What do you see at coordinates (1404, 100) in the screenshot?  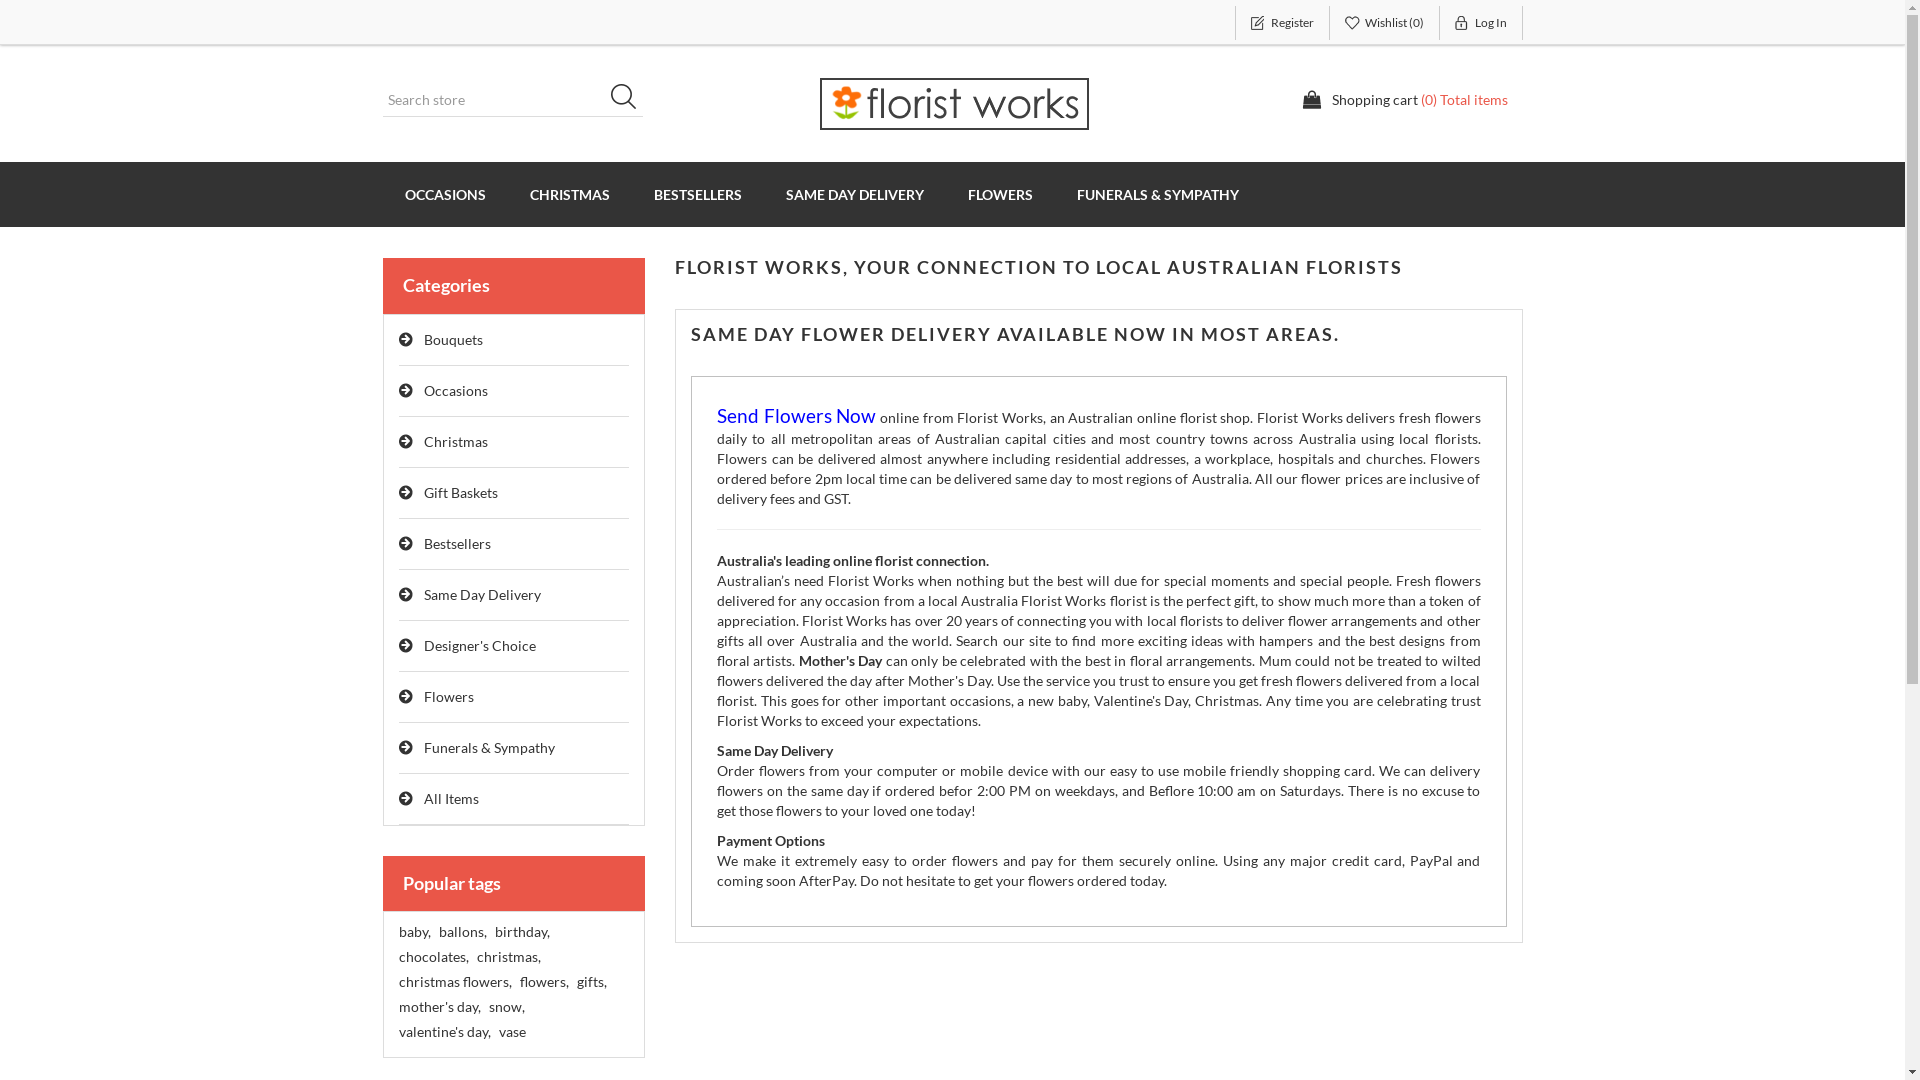 I see `'Shopping cart (0) Total items'` at bounding box center [1404, 100].